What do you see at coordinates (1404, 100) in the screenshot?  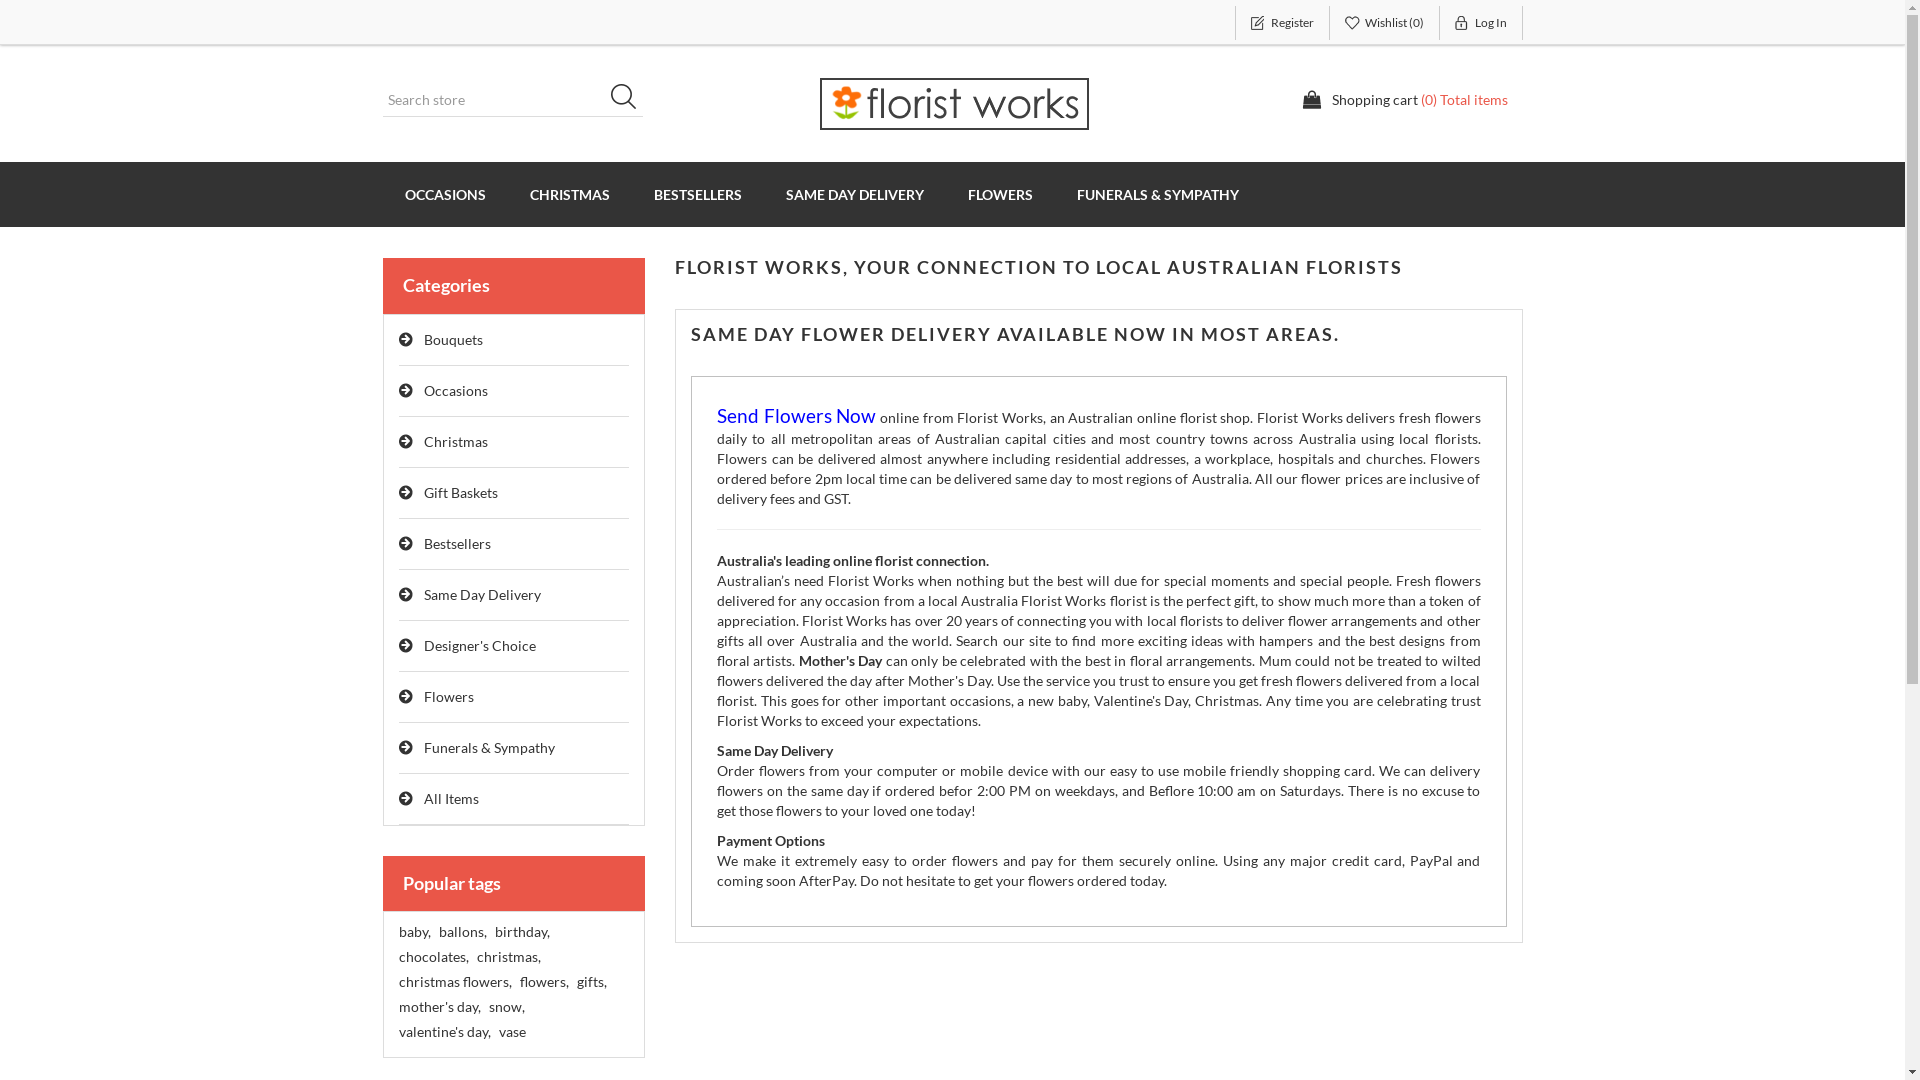 I see `'Shopping cart (0) Total items'` at bounding box center [1404, 100].